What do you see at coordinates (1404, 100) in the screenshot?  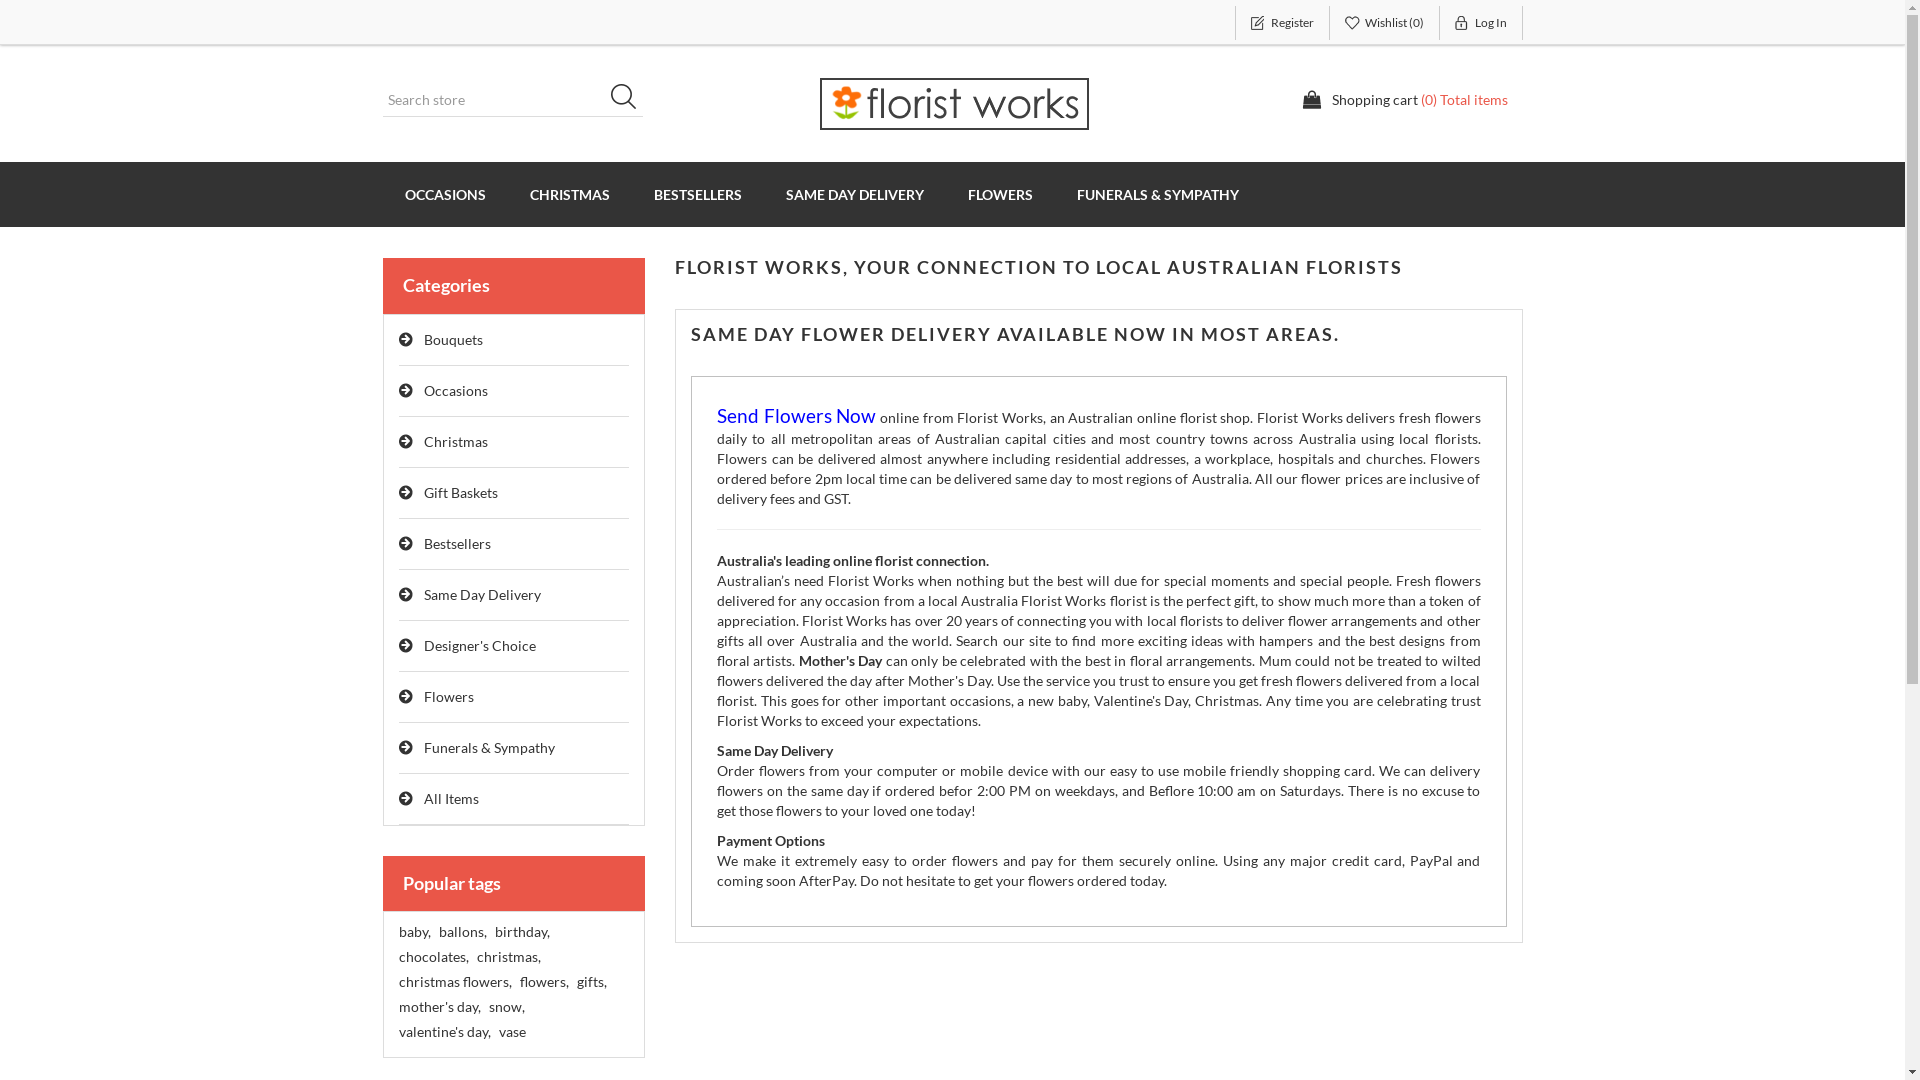 I see `'Shopping cart (0) Total items'` at bounding box center [1404, 100].